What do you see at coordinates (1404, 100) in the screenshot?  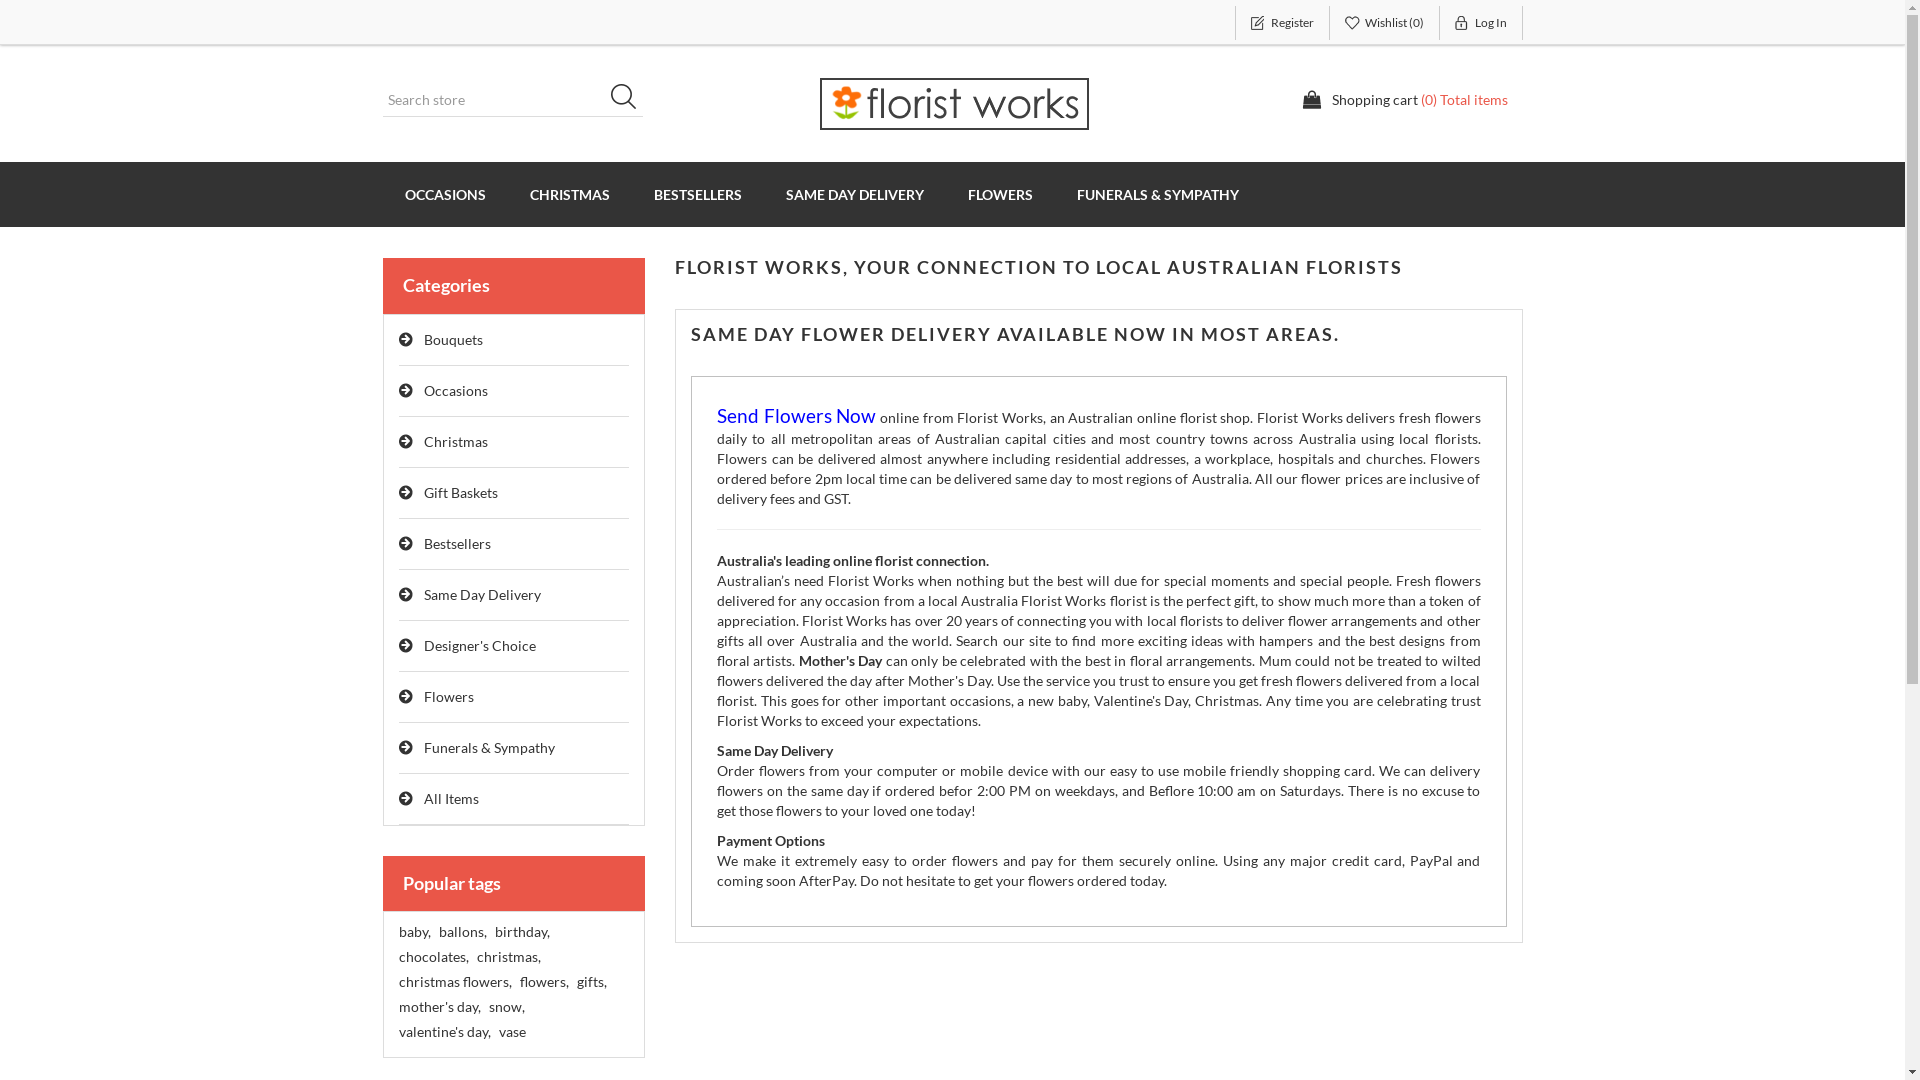 I see `'Shopping cart (0) Total items'` at bounding box center [1404, 100].